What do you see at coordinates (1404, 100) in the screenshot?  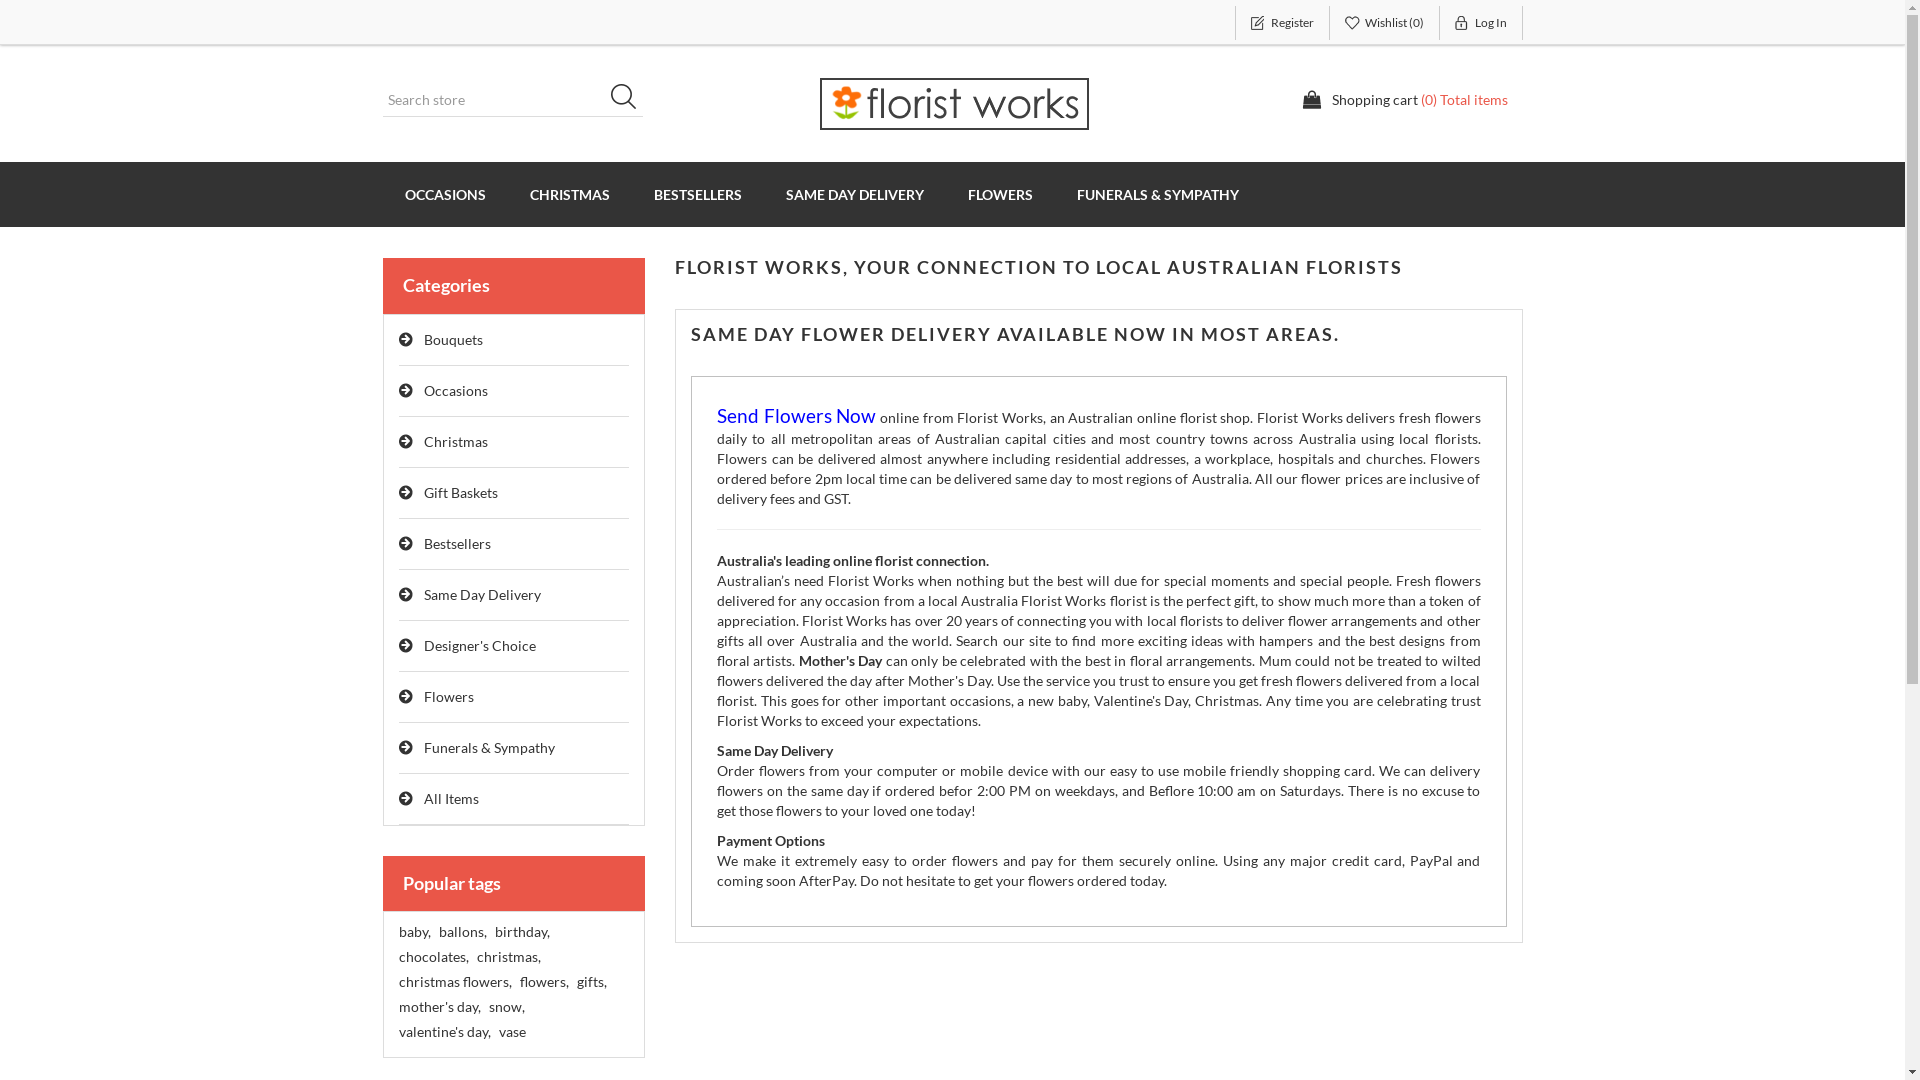 I see `'Shopping cart (0) Total items'` at bounding box center [1404, 100].